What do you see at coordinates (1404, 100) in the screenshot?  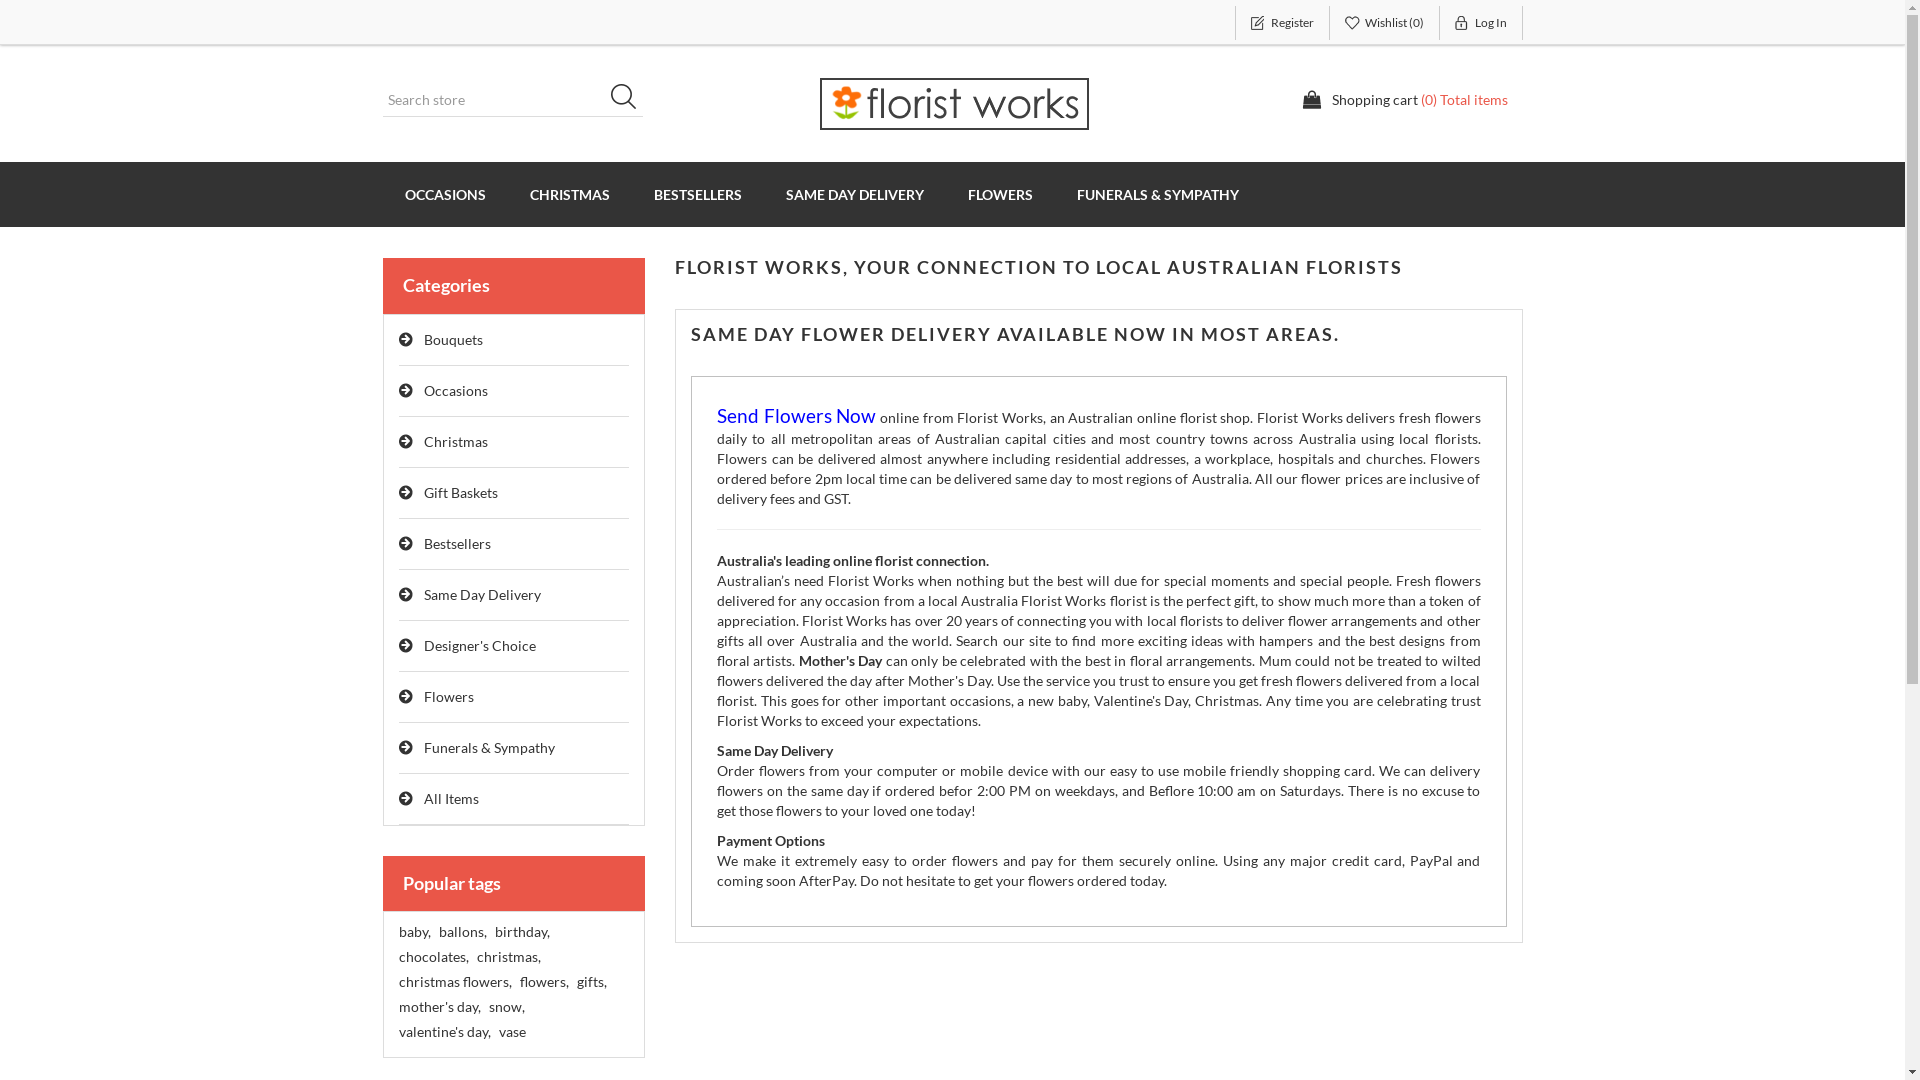 I see `'Shopping cart (0) Total items'` at bounding box center [1404, 100].